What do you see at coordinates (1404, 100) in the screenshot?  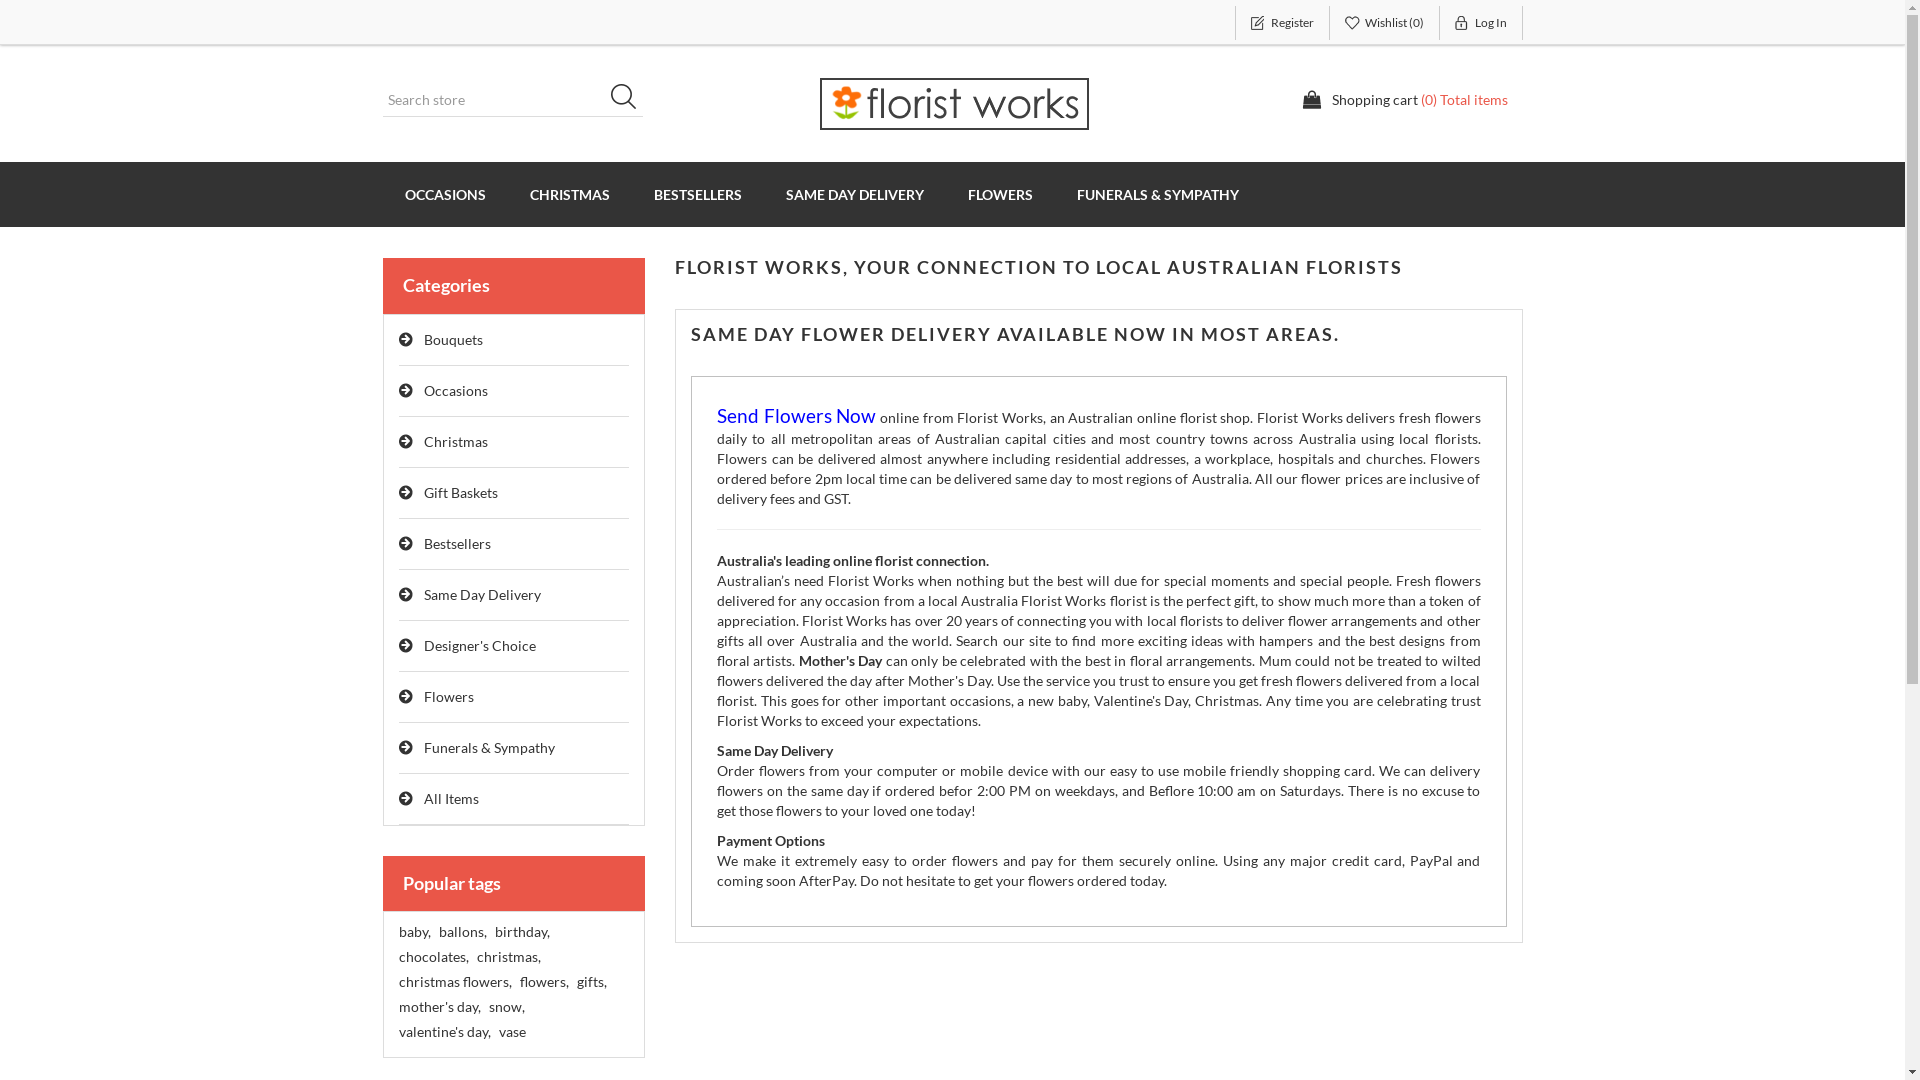 I see `'Shopping cart (0) Total items'` at bounding box center [1404, 100].